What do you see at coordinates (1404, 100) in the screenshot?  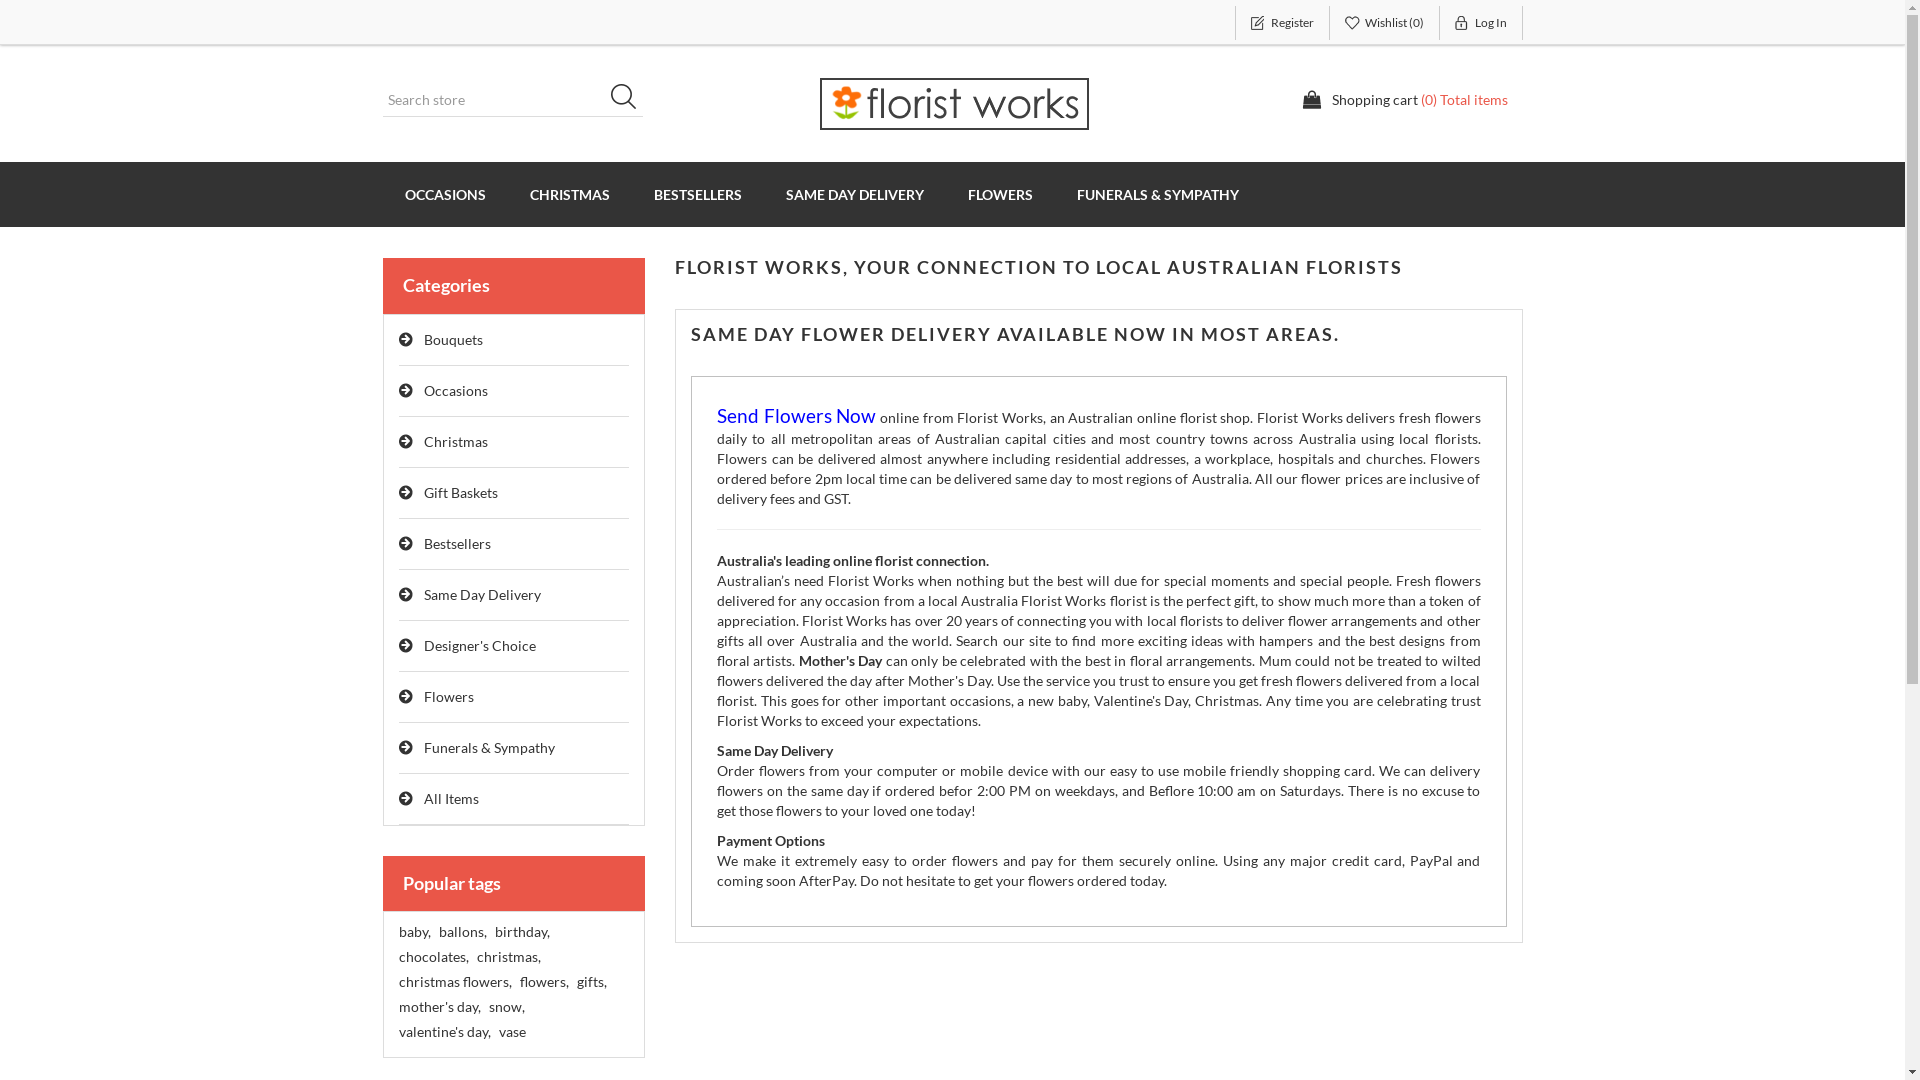 I see `'Shopping cart (0) Total items'` at bounding box center [1404, 100].